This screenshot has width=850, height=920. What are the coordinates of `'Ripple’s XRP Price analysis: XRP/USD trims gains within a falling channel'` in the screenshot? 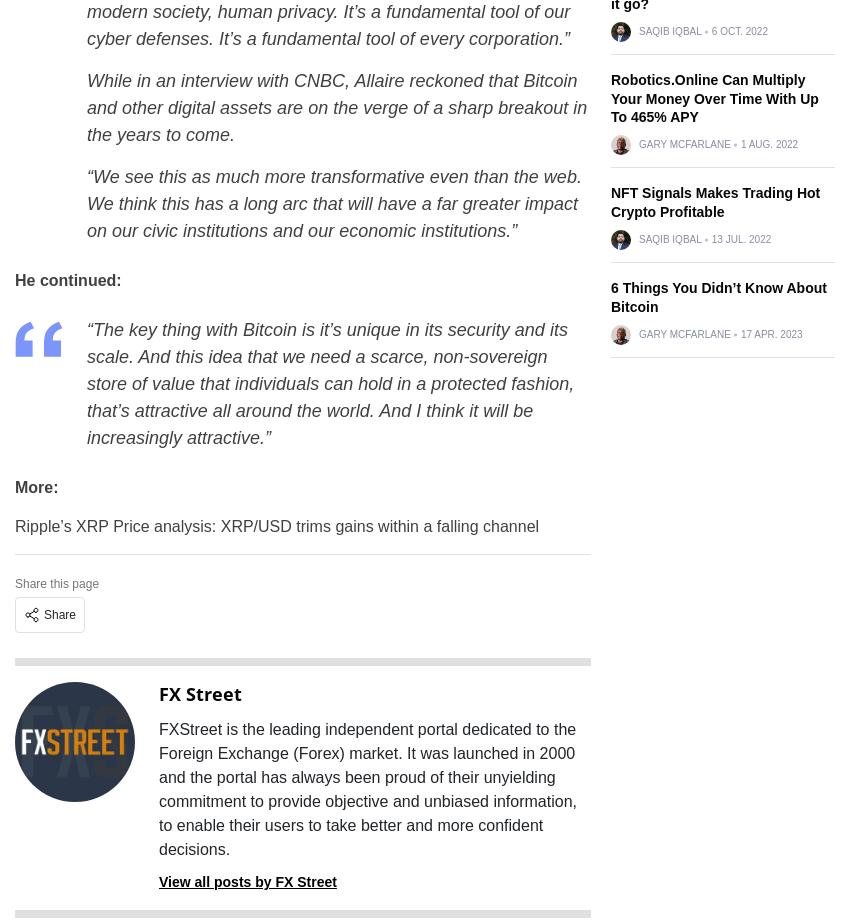 It's located at (276, 526).